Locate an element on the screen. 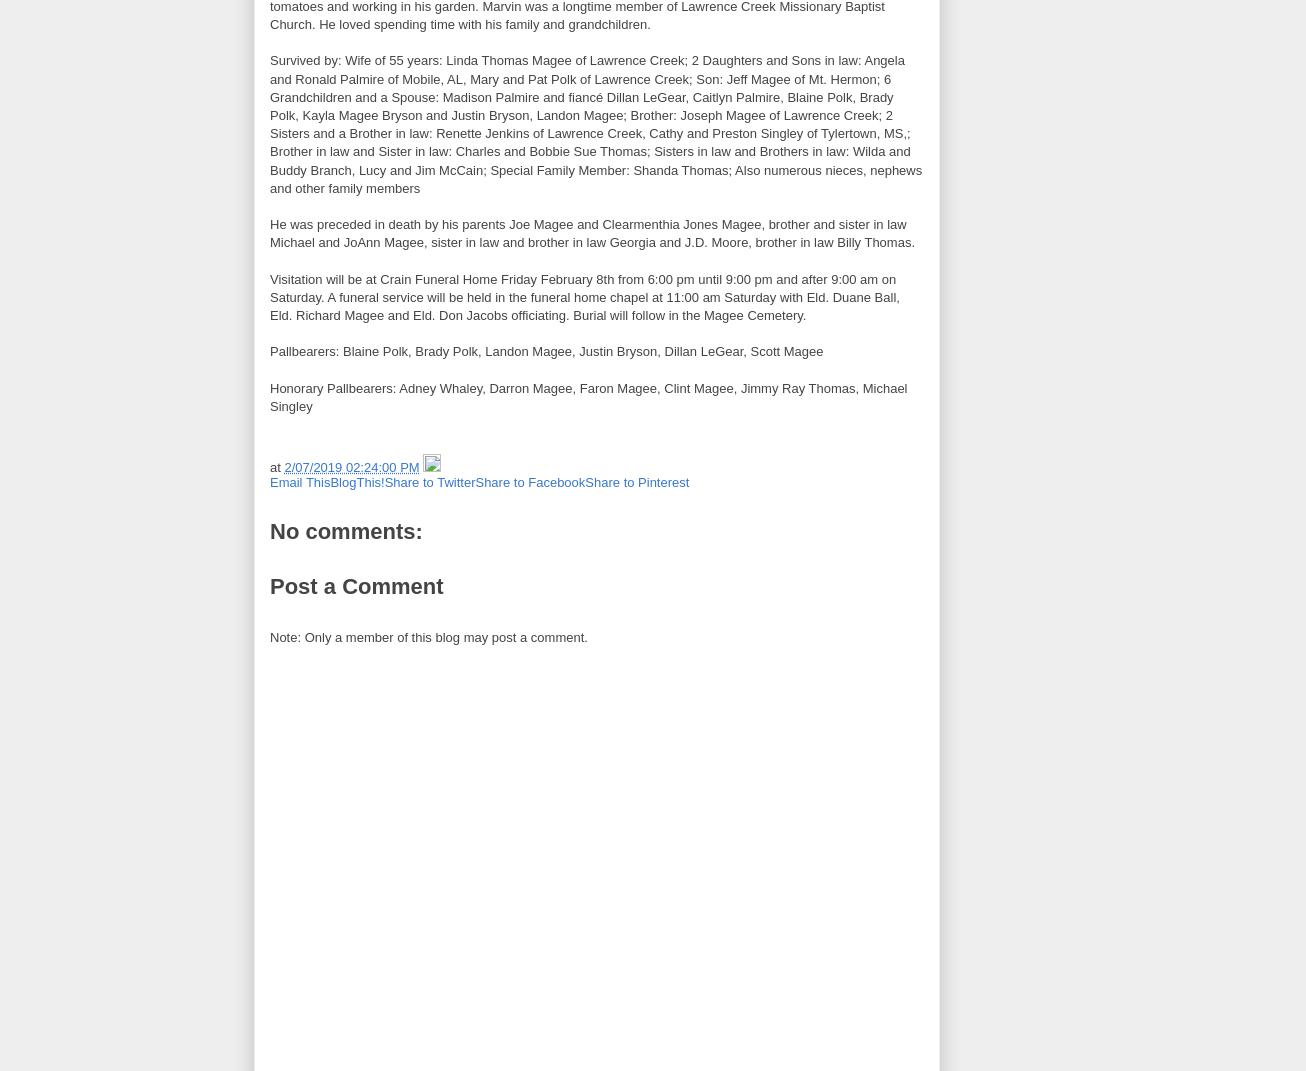 This screenshot has height=1071, width=1306. 'Survived by: Wife of 55 years: Linda Thomas Magee of Lawrence Creek; 2 Daughters and Sons in law: Angela and Ronald Palmire of Mobile, AL, Mary and Pat Polk of Lawrence Creek; Son: Jeff Magee of Mt. Hermon; 6 Grandchildren and a Spouse: Madison Palmire and fiancé Dillan LeGear, Caitlyn Palmire, Blaine Polk, Brady Polk, Kayla Magee Bryson and Justin Bryson, Landon Magee; Brother: Joseph Magee of Lawrence Creek; 2 Sisters and a Brother in law: Renette Jenkins of Lawrence Creek, Cathy and Preston Singley of Tylertown, MS,; Brother in law and Sister in law: Charles and Bobbie Sue Thomas; Sisters in law and Brothers in law: Wilda and Buddy Branch, Lucy and Jim McCain; Special Family Member: Shanda Thomas; Also numerous nieces, nephews and other family members' is located at coordinates (269, 124).